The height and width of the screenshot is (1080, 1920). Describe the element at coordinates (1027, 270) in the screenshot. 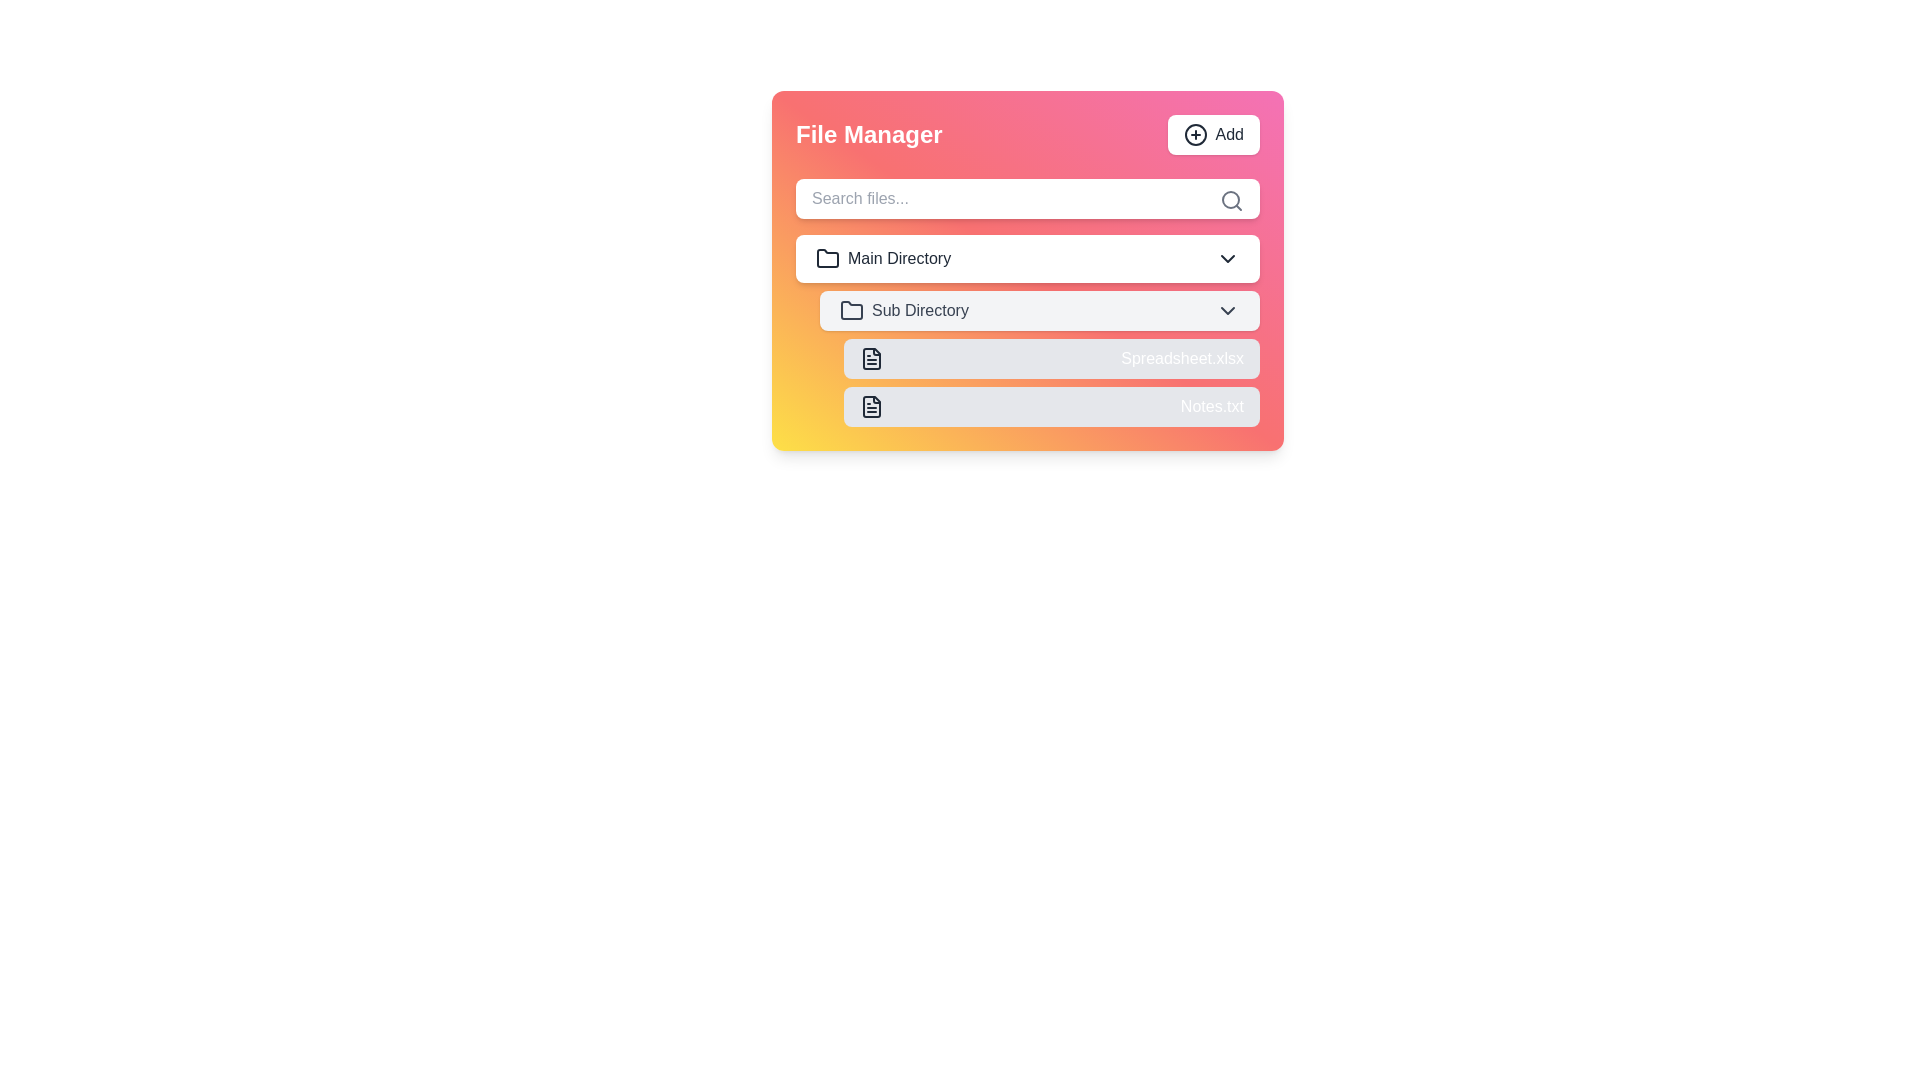

I see `any interactive elements within the file management card located centrally below the search bar and above the directory items` at that location.